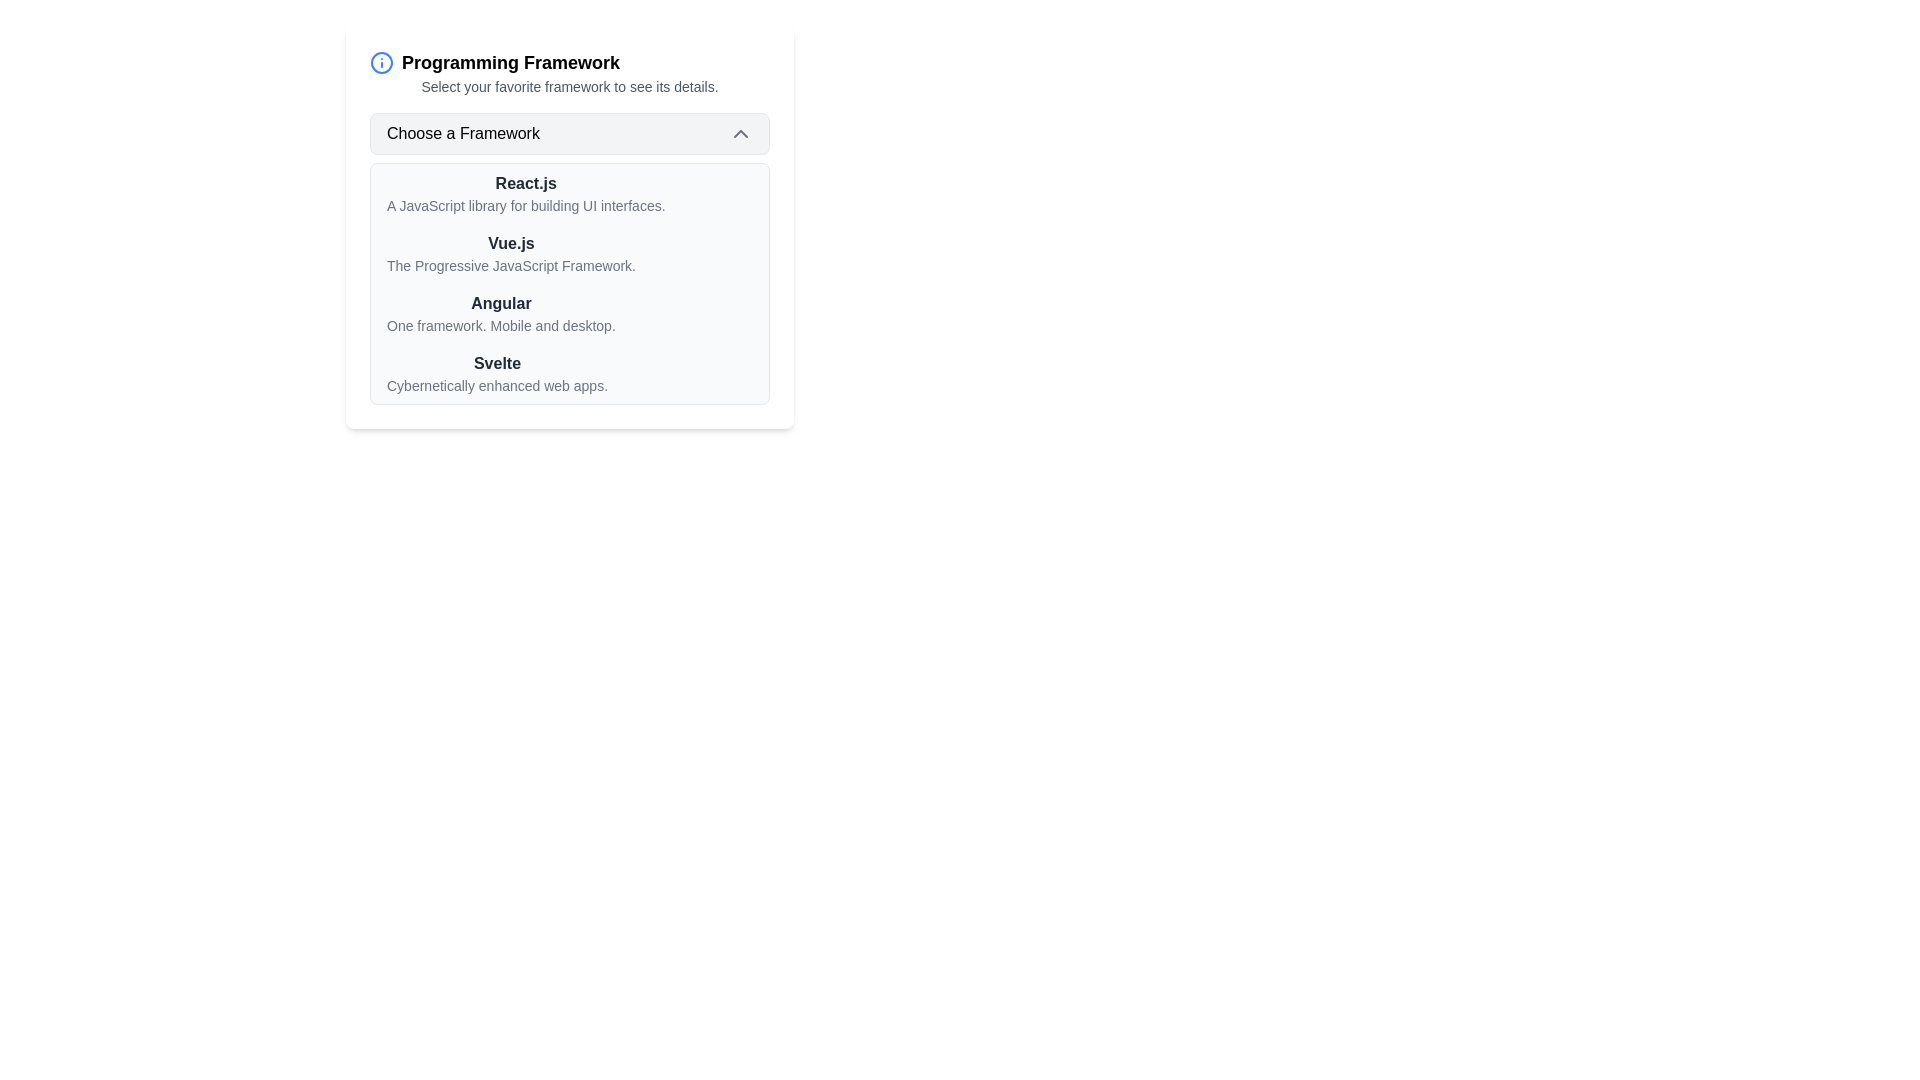  Describe the element at coordinates (569, 226) in the screenshot. I see `the second selectable item in the list of programming frameworks, located below 'React.js' and above 'Angular'` at that location.